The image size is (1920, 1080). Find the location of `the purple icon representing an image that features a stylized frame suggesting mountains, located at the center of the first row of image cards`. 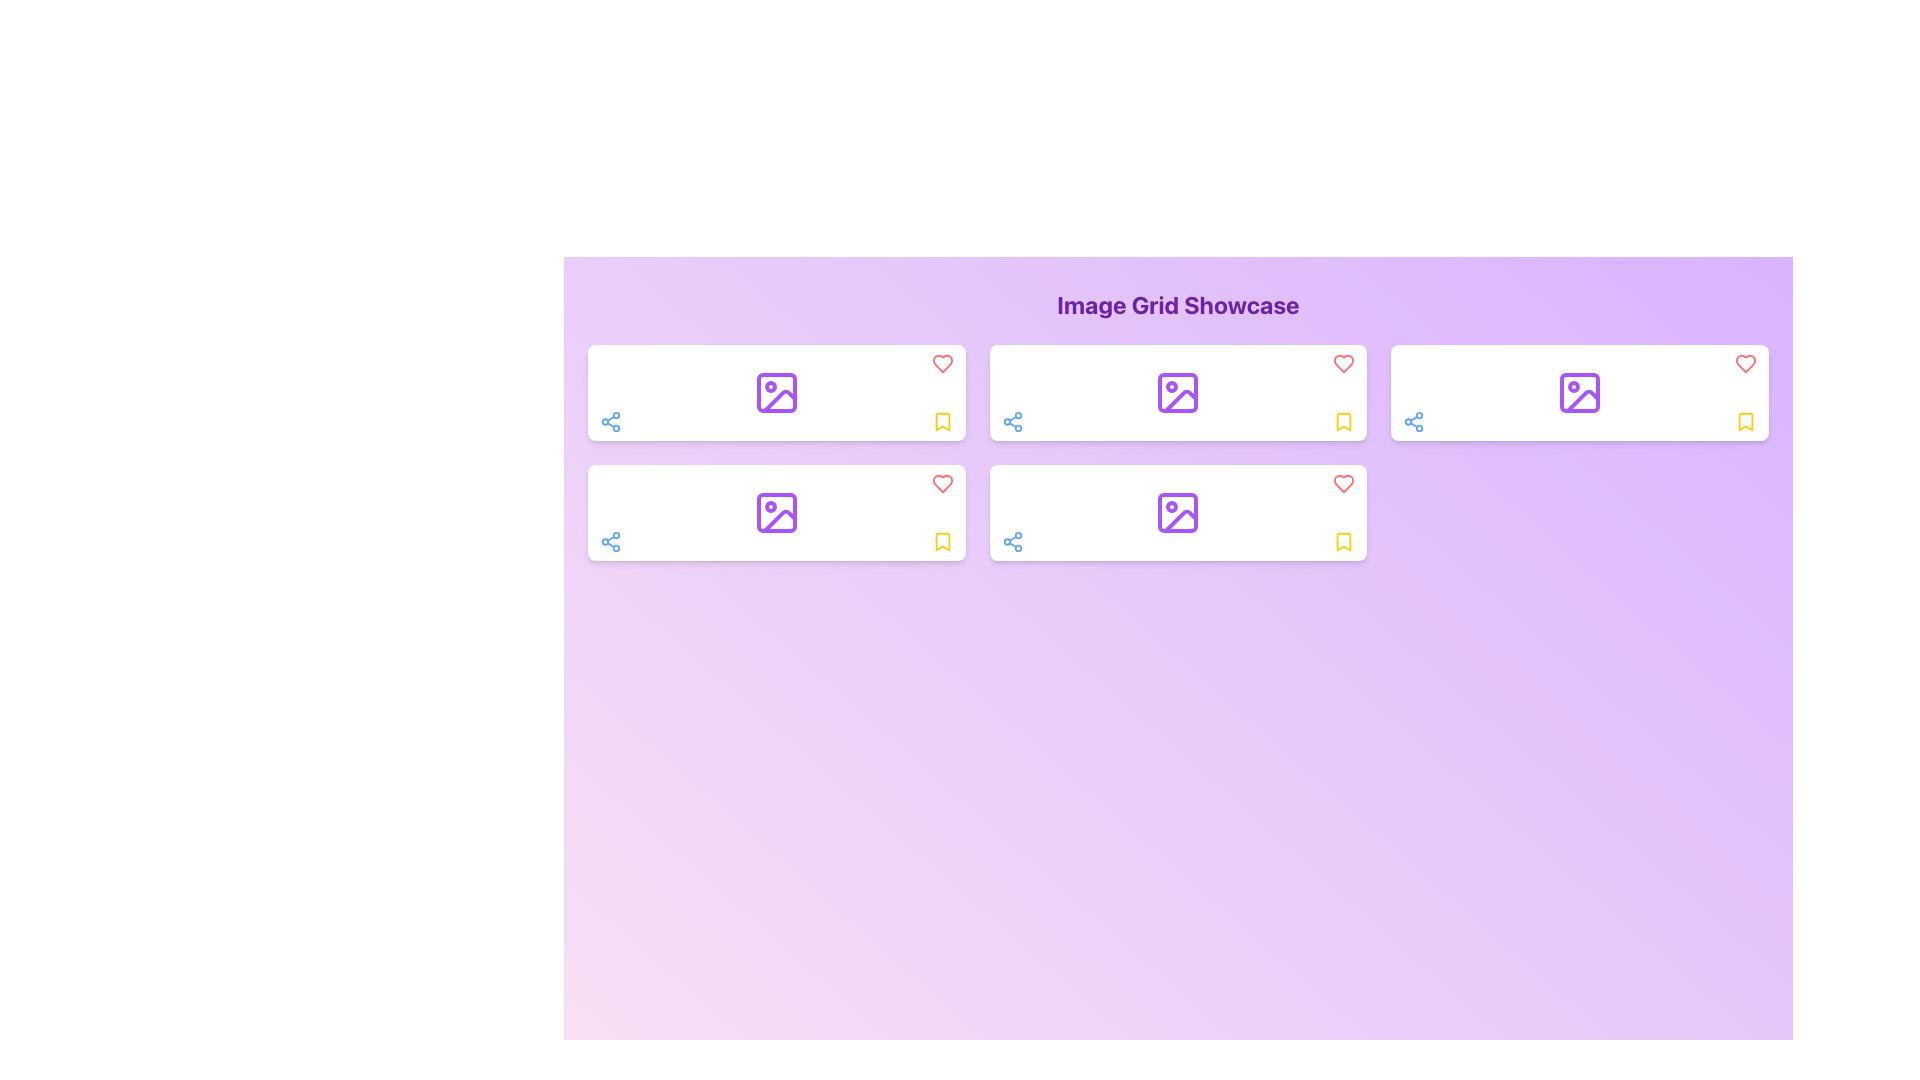

the purple icon representing an image that features a stylized frame suggesting mountains, located at the center of the first row of image cards is located at coordinates (775, 393).